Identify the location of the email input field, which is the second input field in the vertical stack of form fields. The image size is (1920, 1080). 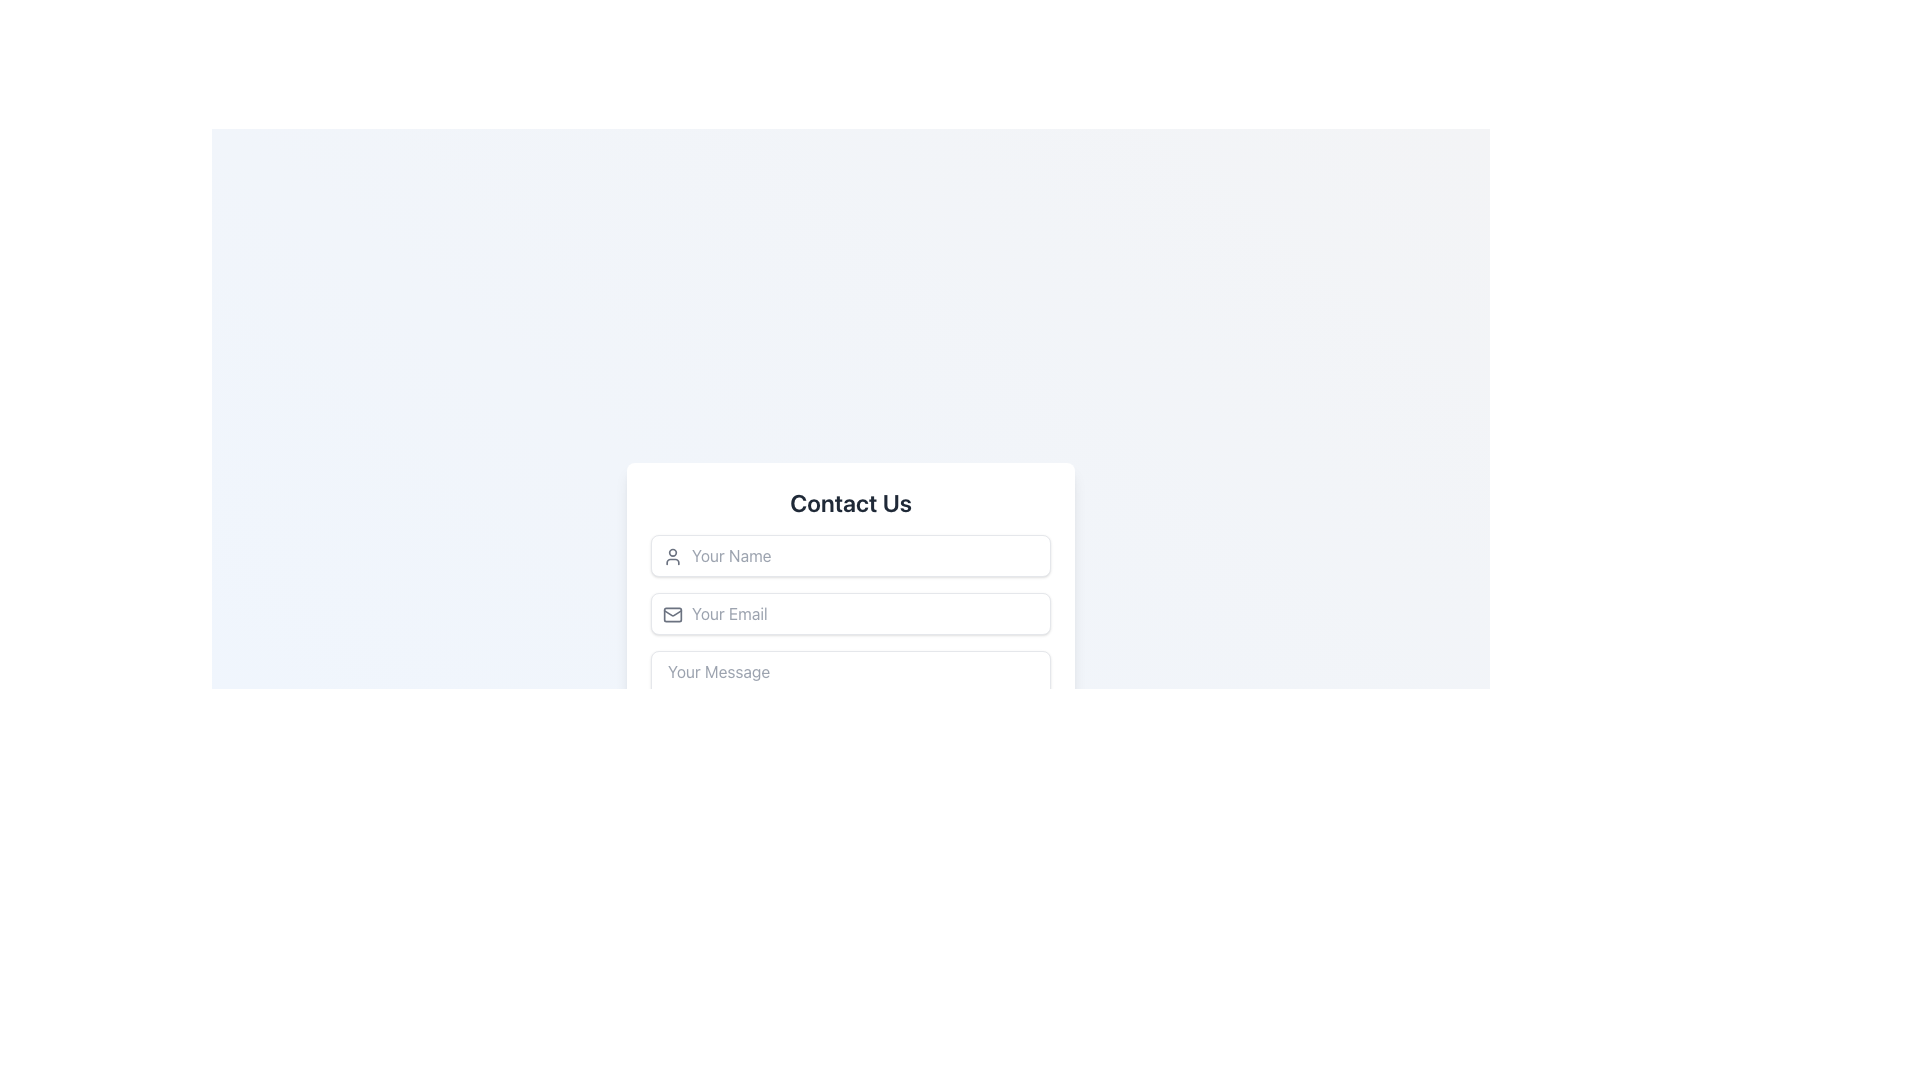
(850, 612).